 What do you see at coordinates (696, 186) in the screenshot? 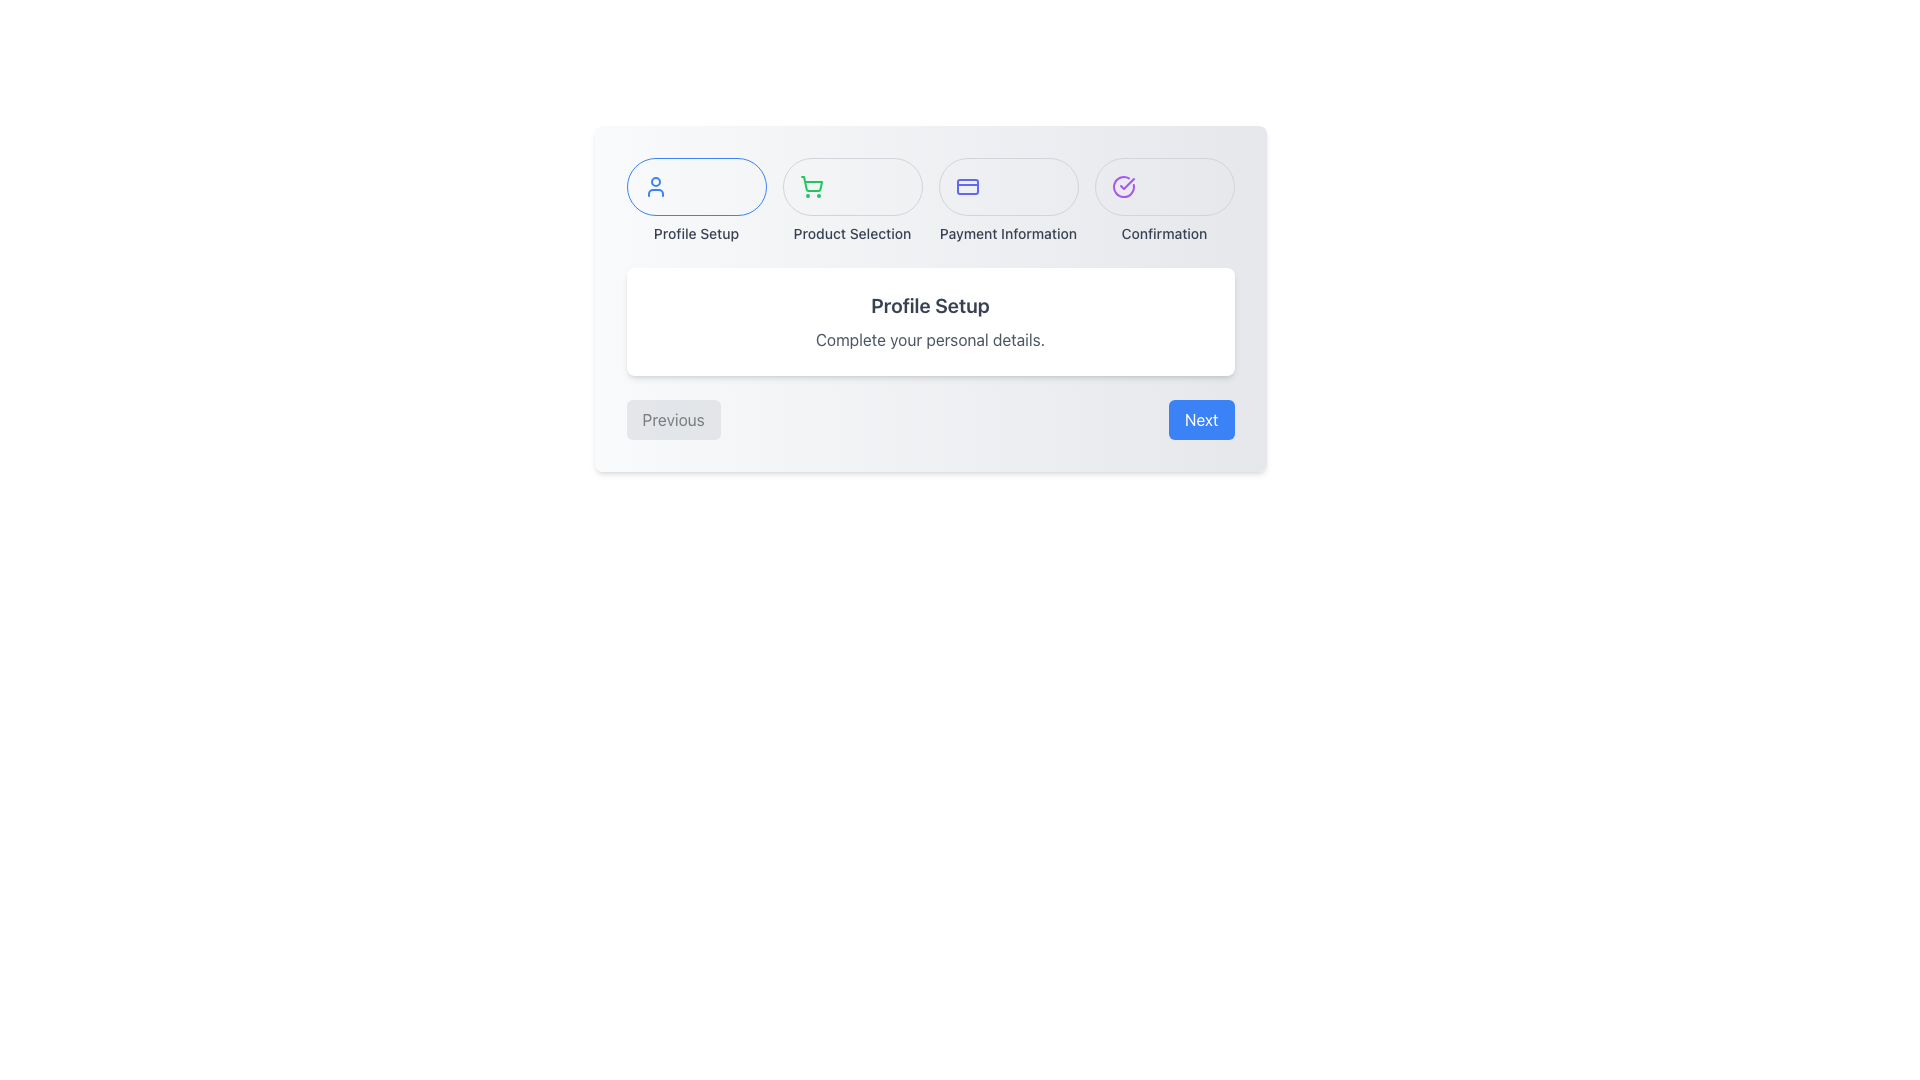
I see `the 'Profile Setup' Icon button` at bounding box center [696, 186].